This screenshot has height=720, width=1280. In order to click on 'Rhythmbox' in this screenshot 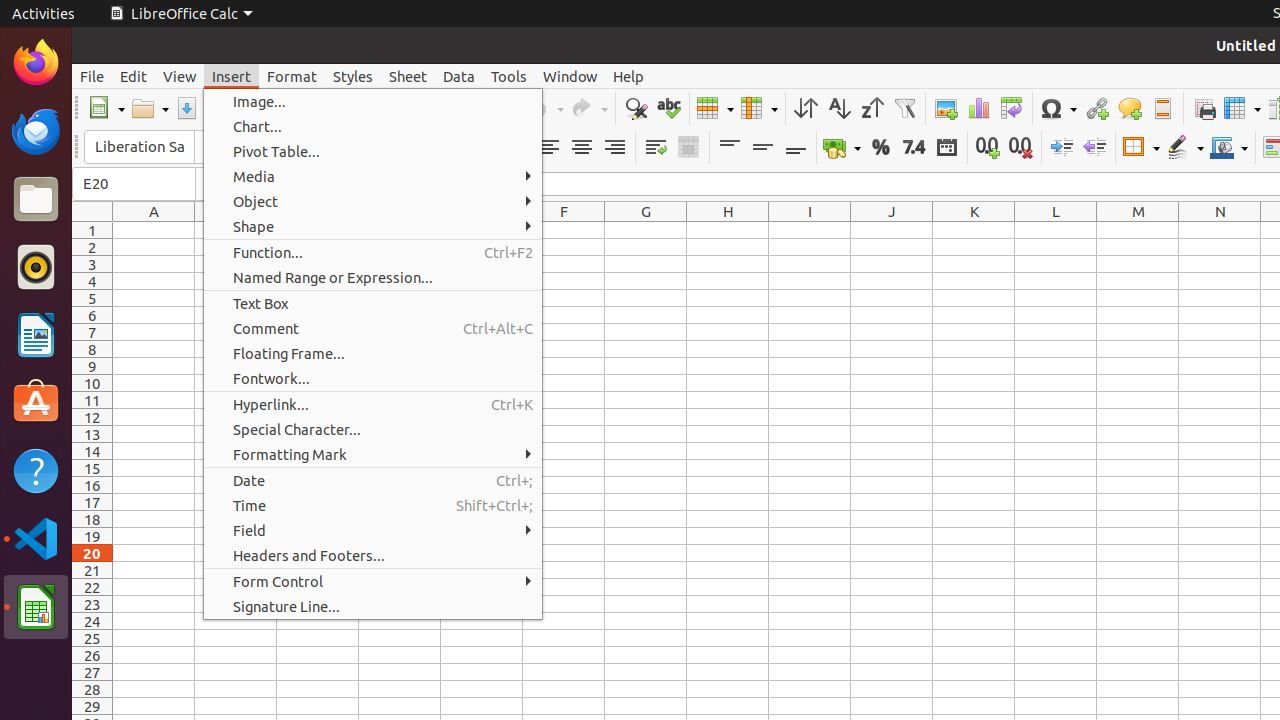, I will do `click(35, 265)`.